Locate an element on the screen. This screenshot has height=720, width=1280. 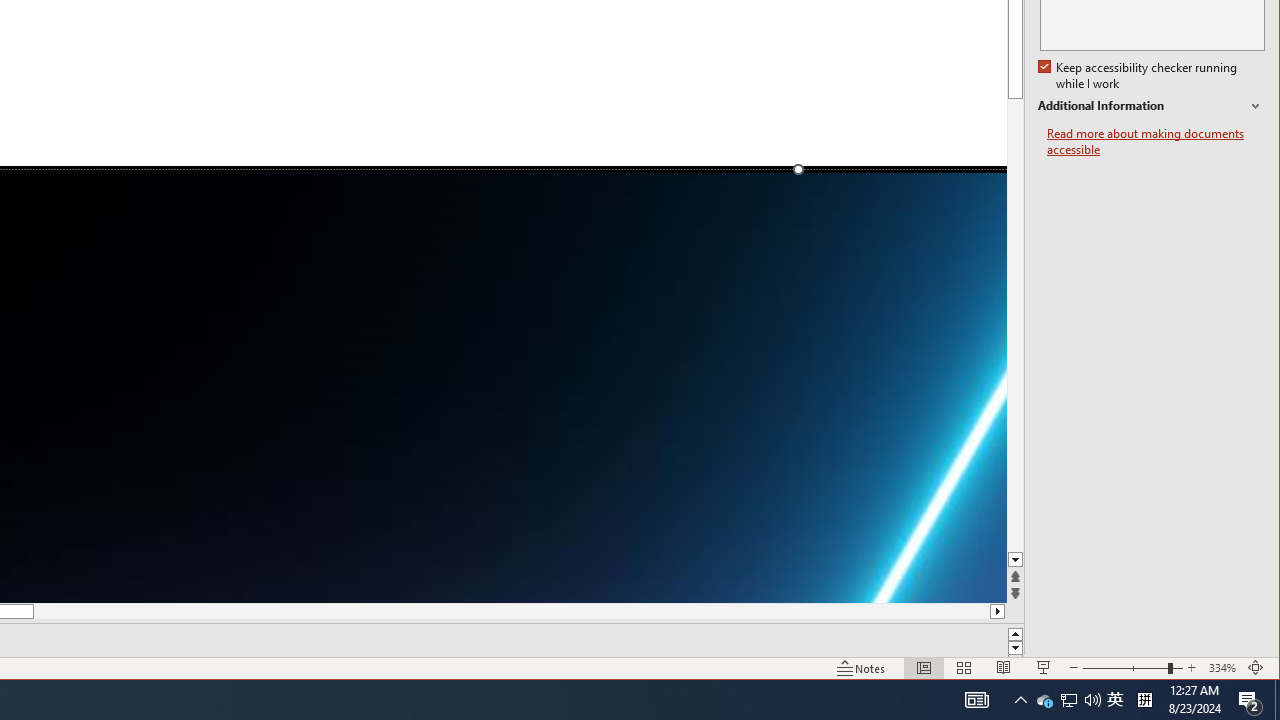
'Zoom 334%' is located at coordinates (1221, 668).